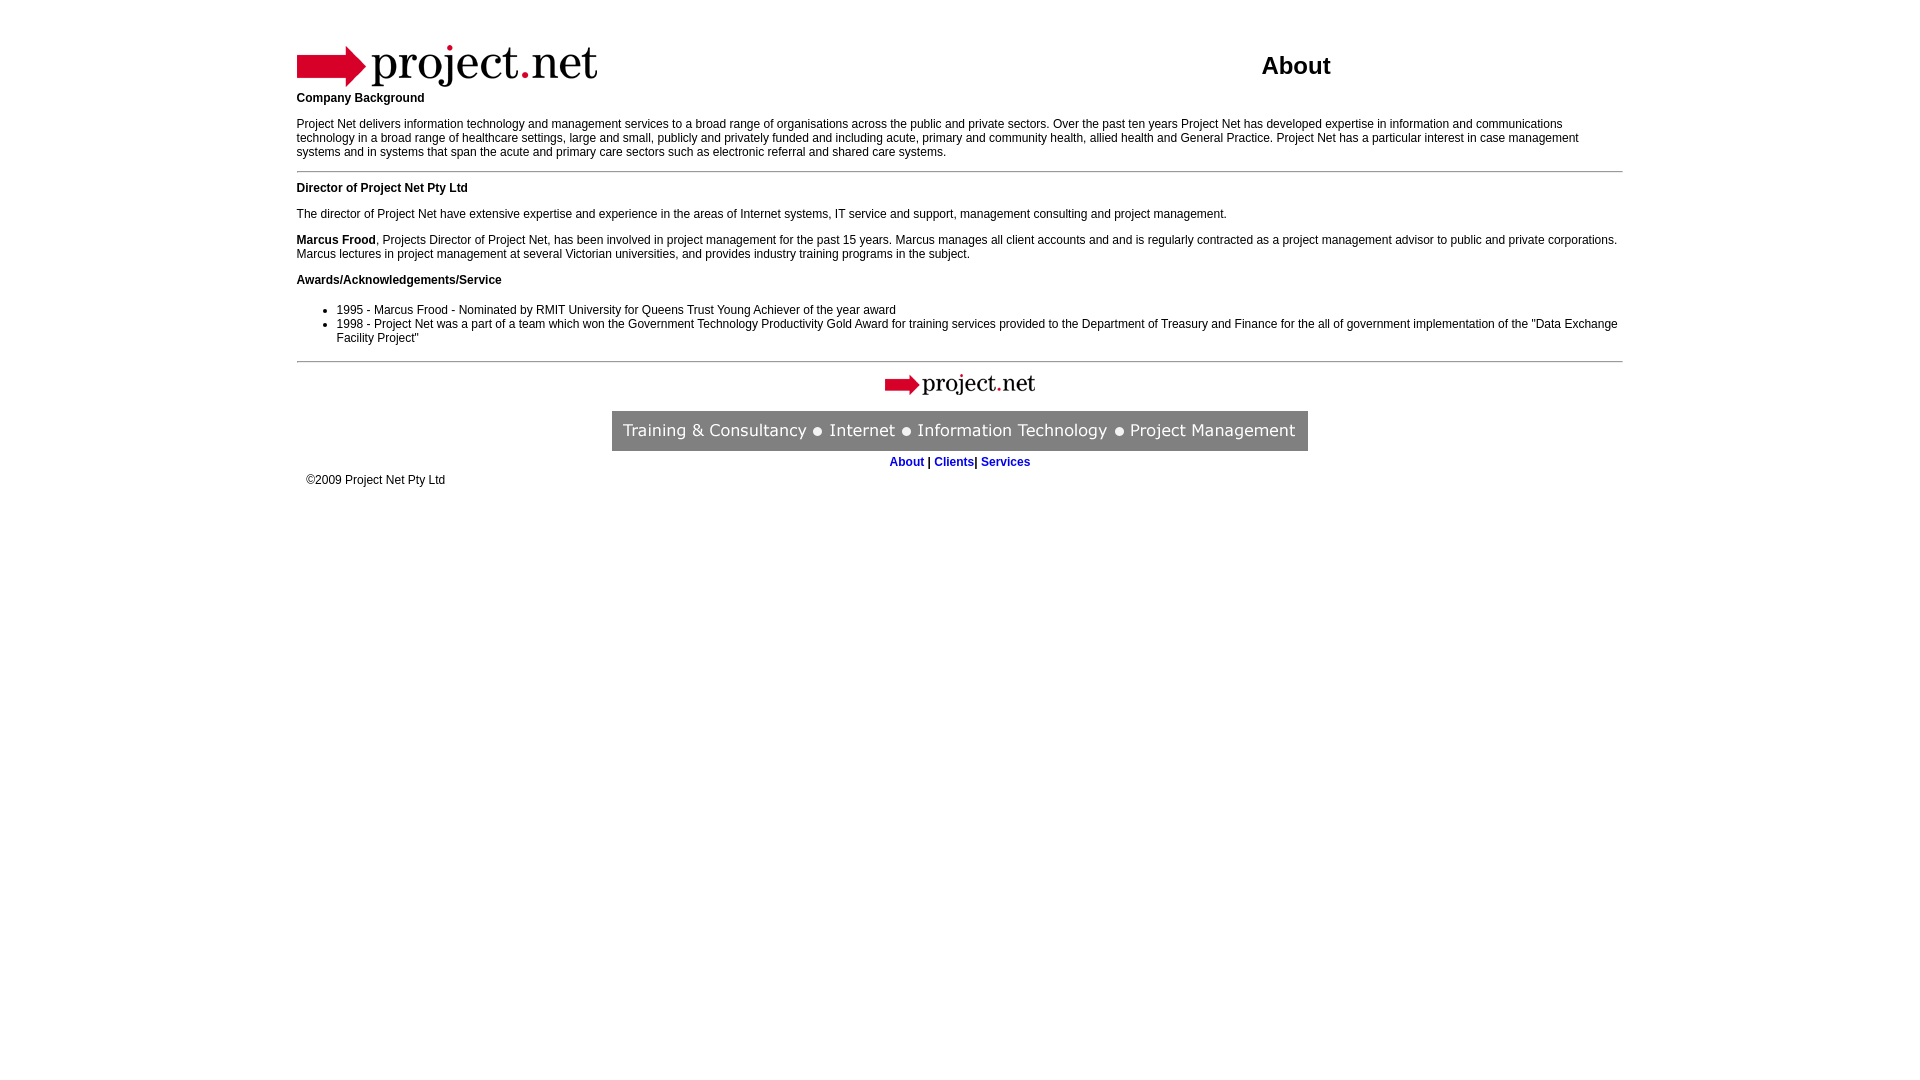  What do you see at coordinates (980, 462) in the screenshot?
I see `'Services'` at bounding box center [980, 462].